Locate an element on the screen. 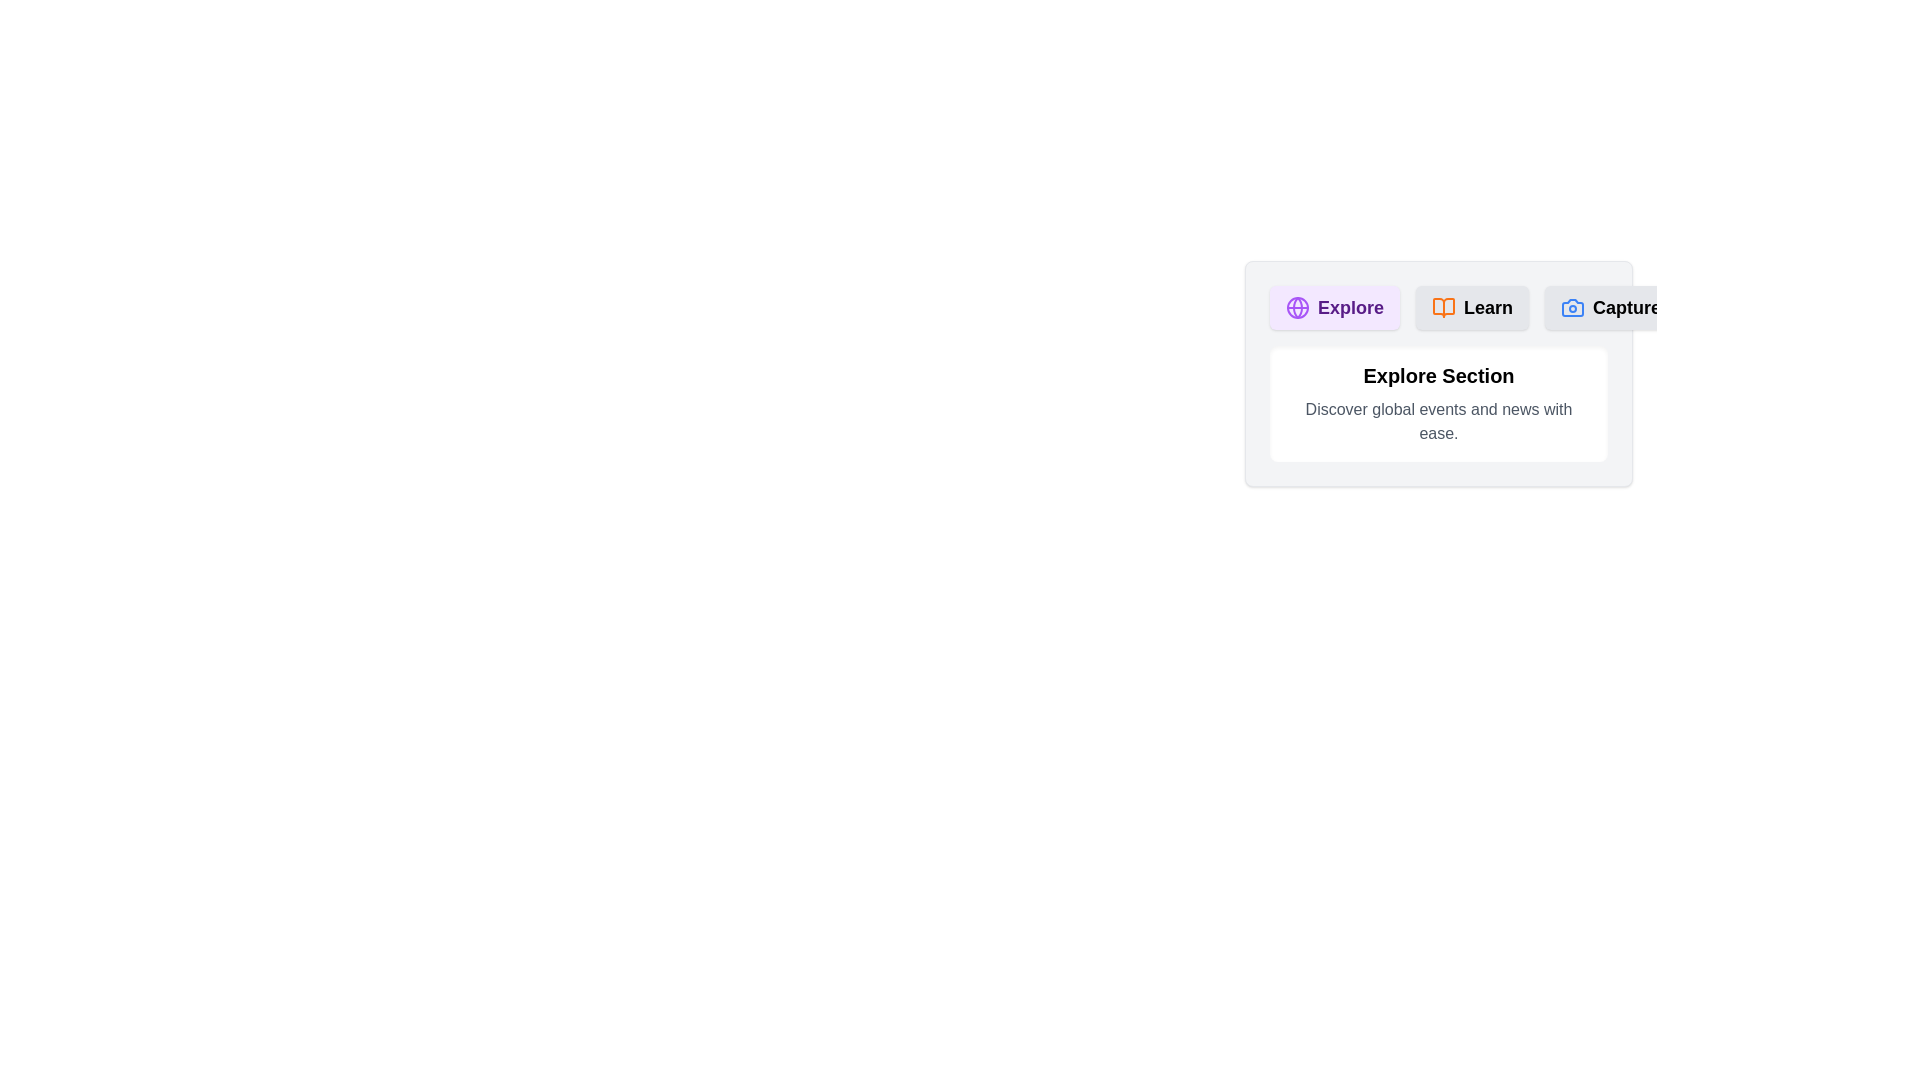  the Explore tab to view its content is located at coordinates (1334, 308).